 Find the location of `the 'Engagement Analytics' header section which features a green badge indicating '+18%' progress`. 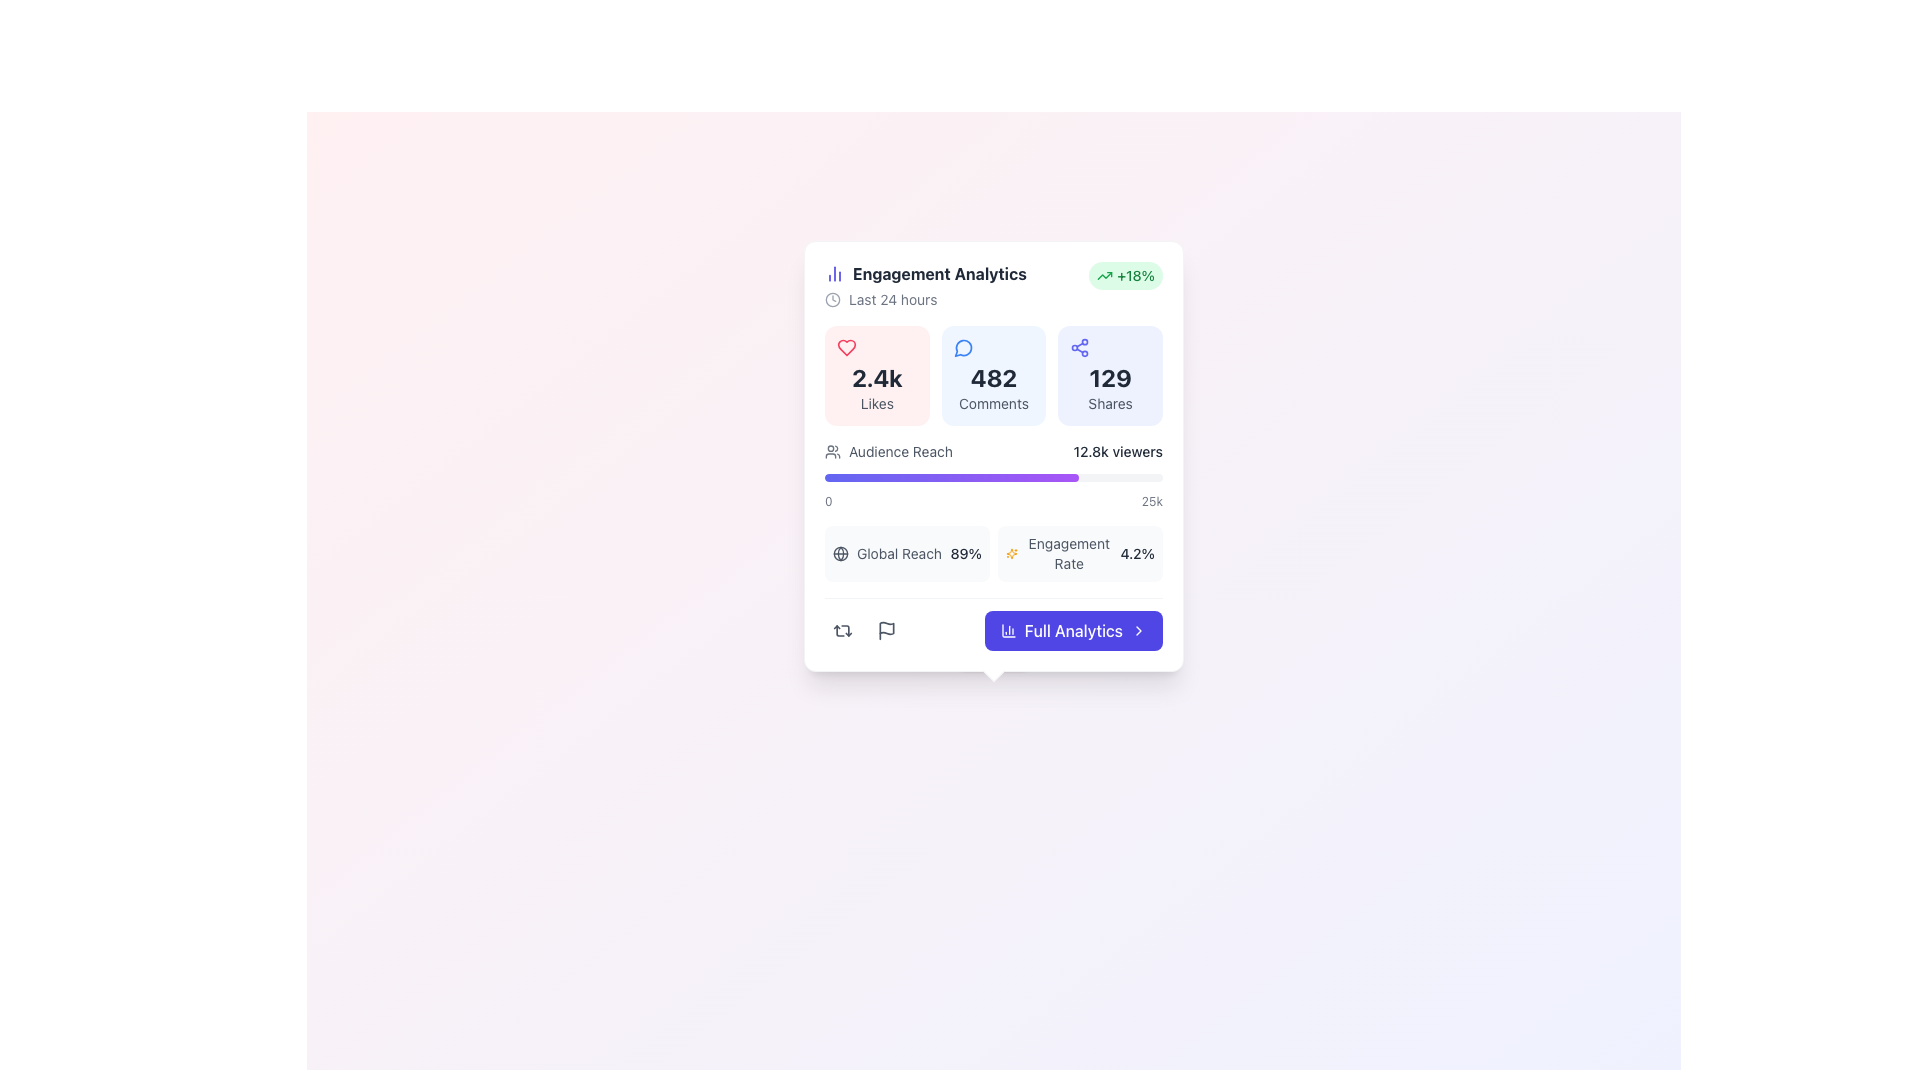

the 'Engagement Analytics' header section which features a green badge indicating '+18%' progress is located at coordinates (993, 285).